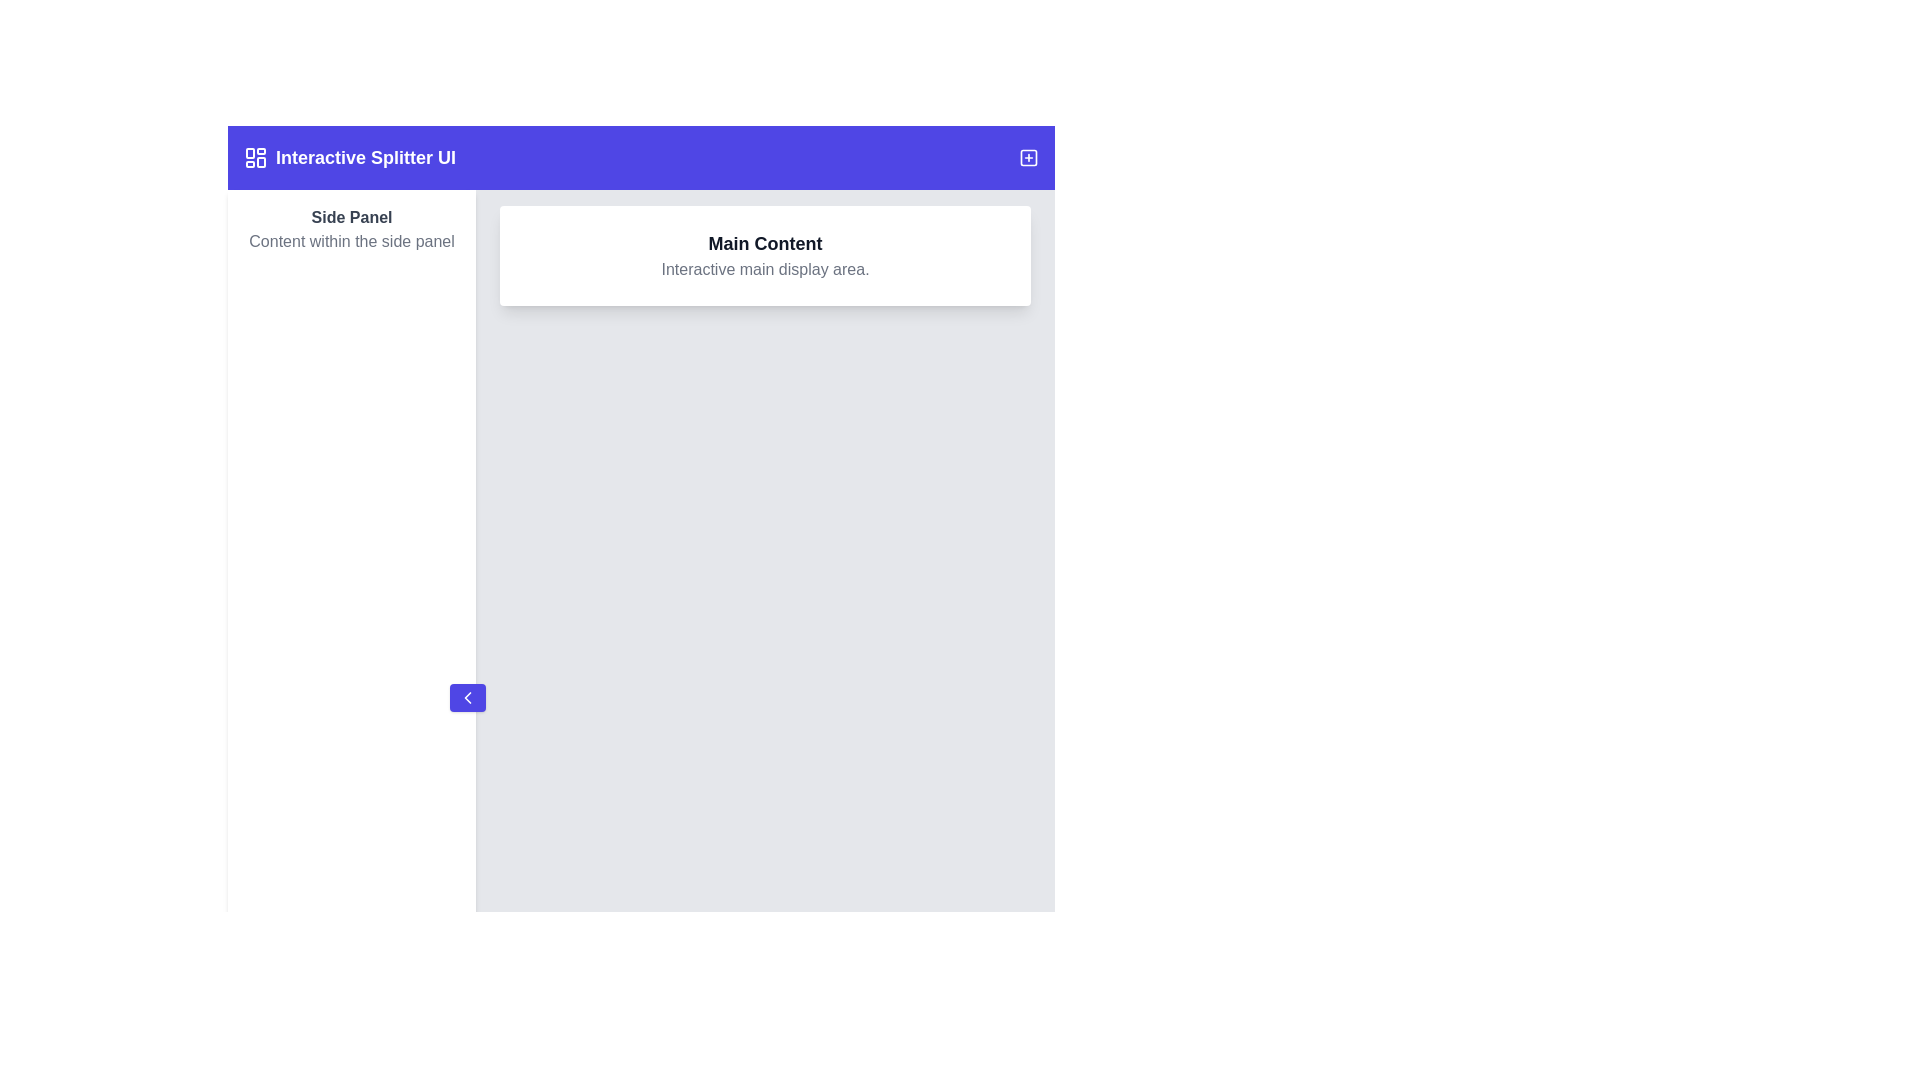  What do you see at coordinates (1028, 157) in the screenshot?
I see `the SVG element that is part of an interactive icon located in the top-right corner of the page header` at bounding box center [1028, 157].